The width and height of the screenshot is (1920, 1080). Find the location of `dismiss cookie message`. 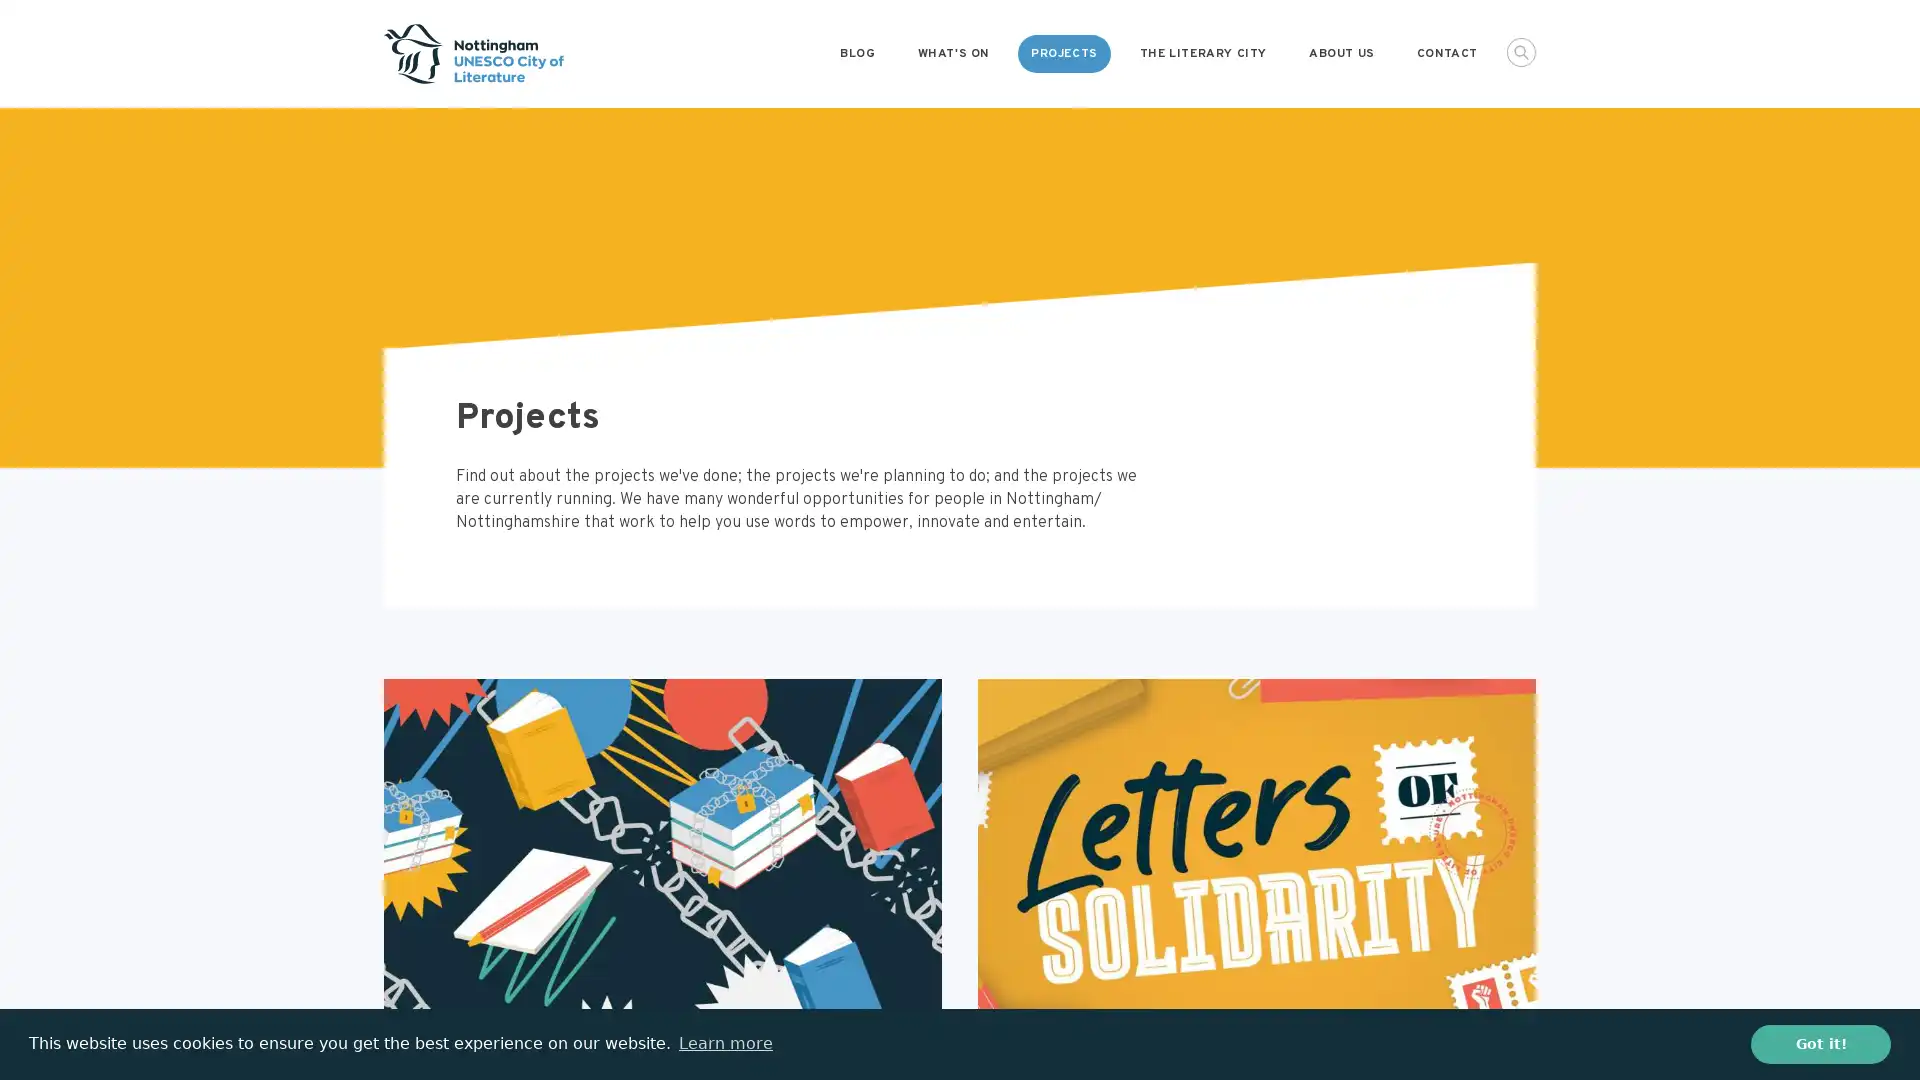

dismiss cookie message is located at coordinates (1820, 1043).